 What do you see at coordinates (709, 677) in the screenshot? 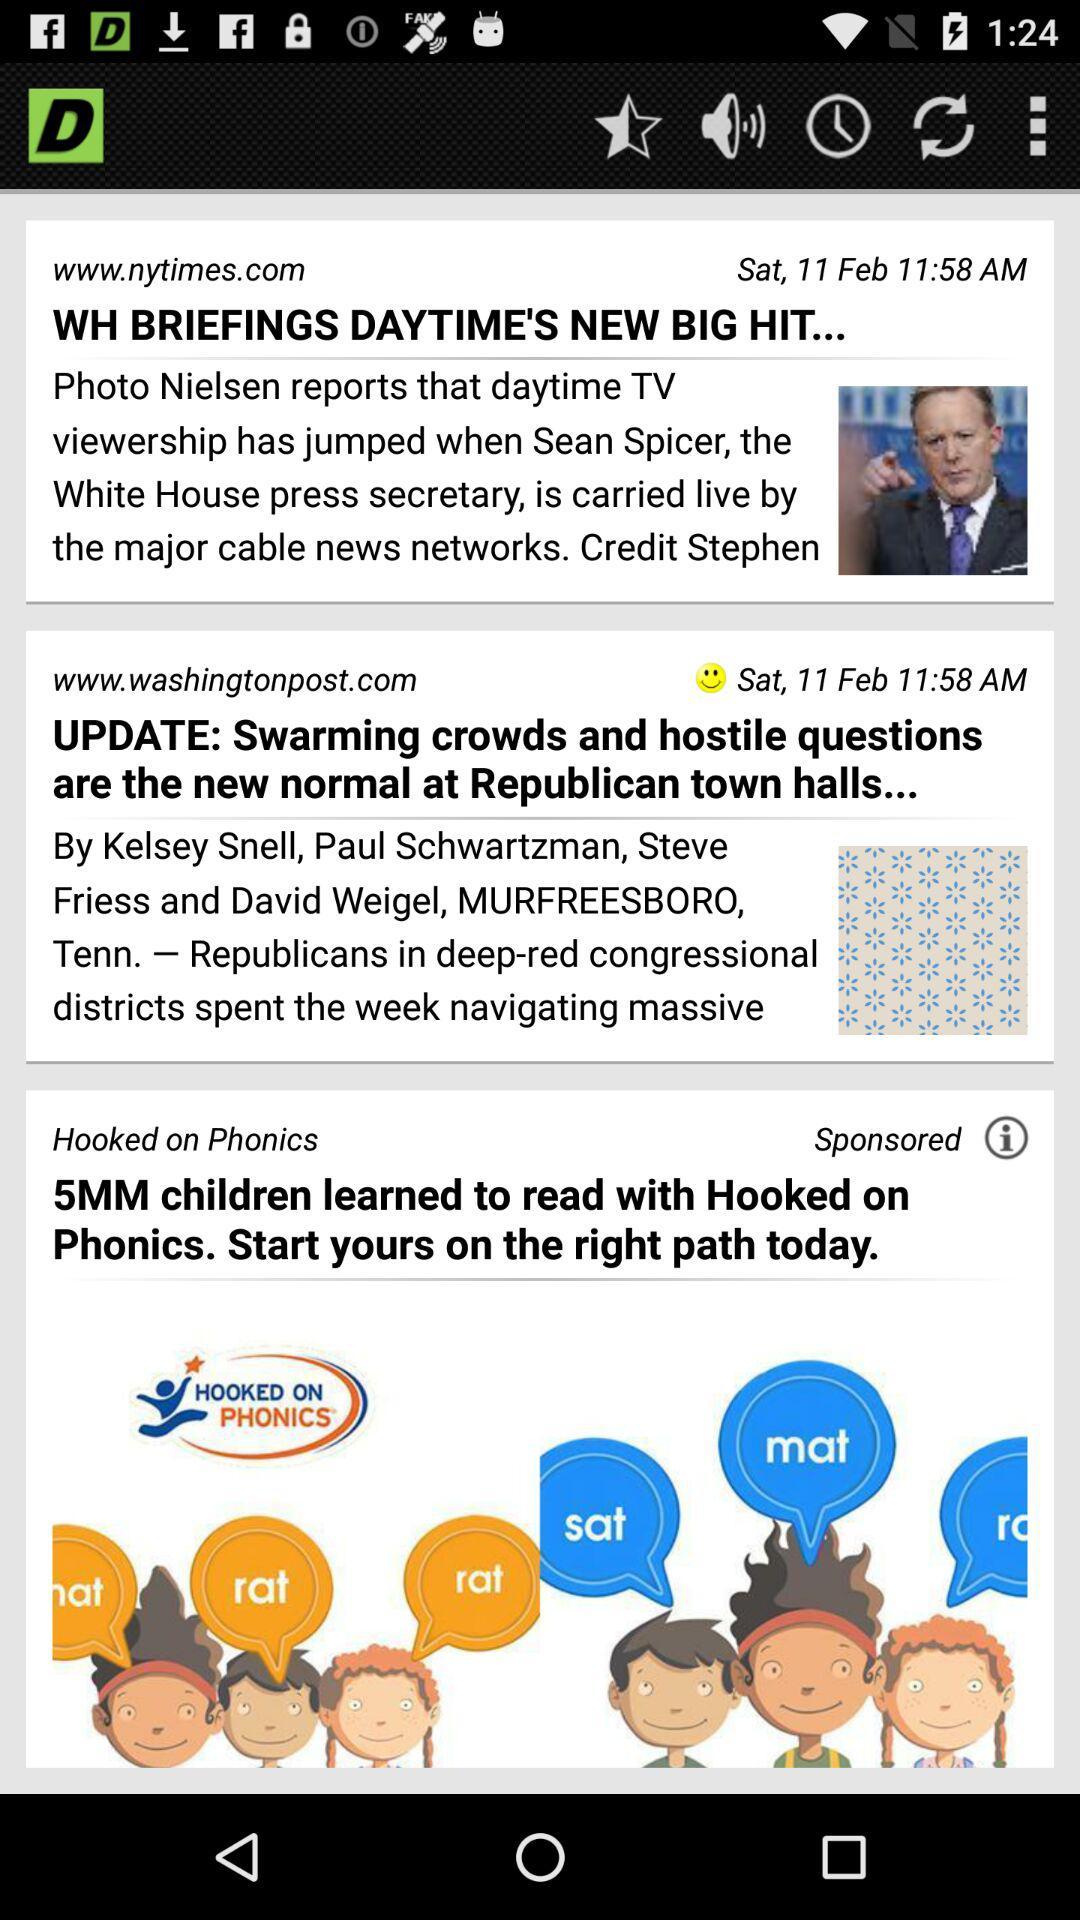
I see `item next to sat 11 feb icon` at bounding box center [709, 677].